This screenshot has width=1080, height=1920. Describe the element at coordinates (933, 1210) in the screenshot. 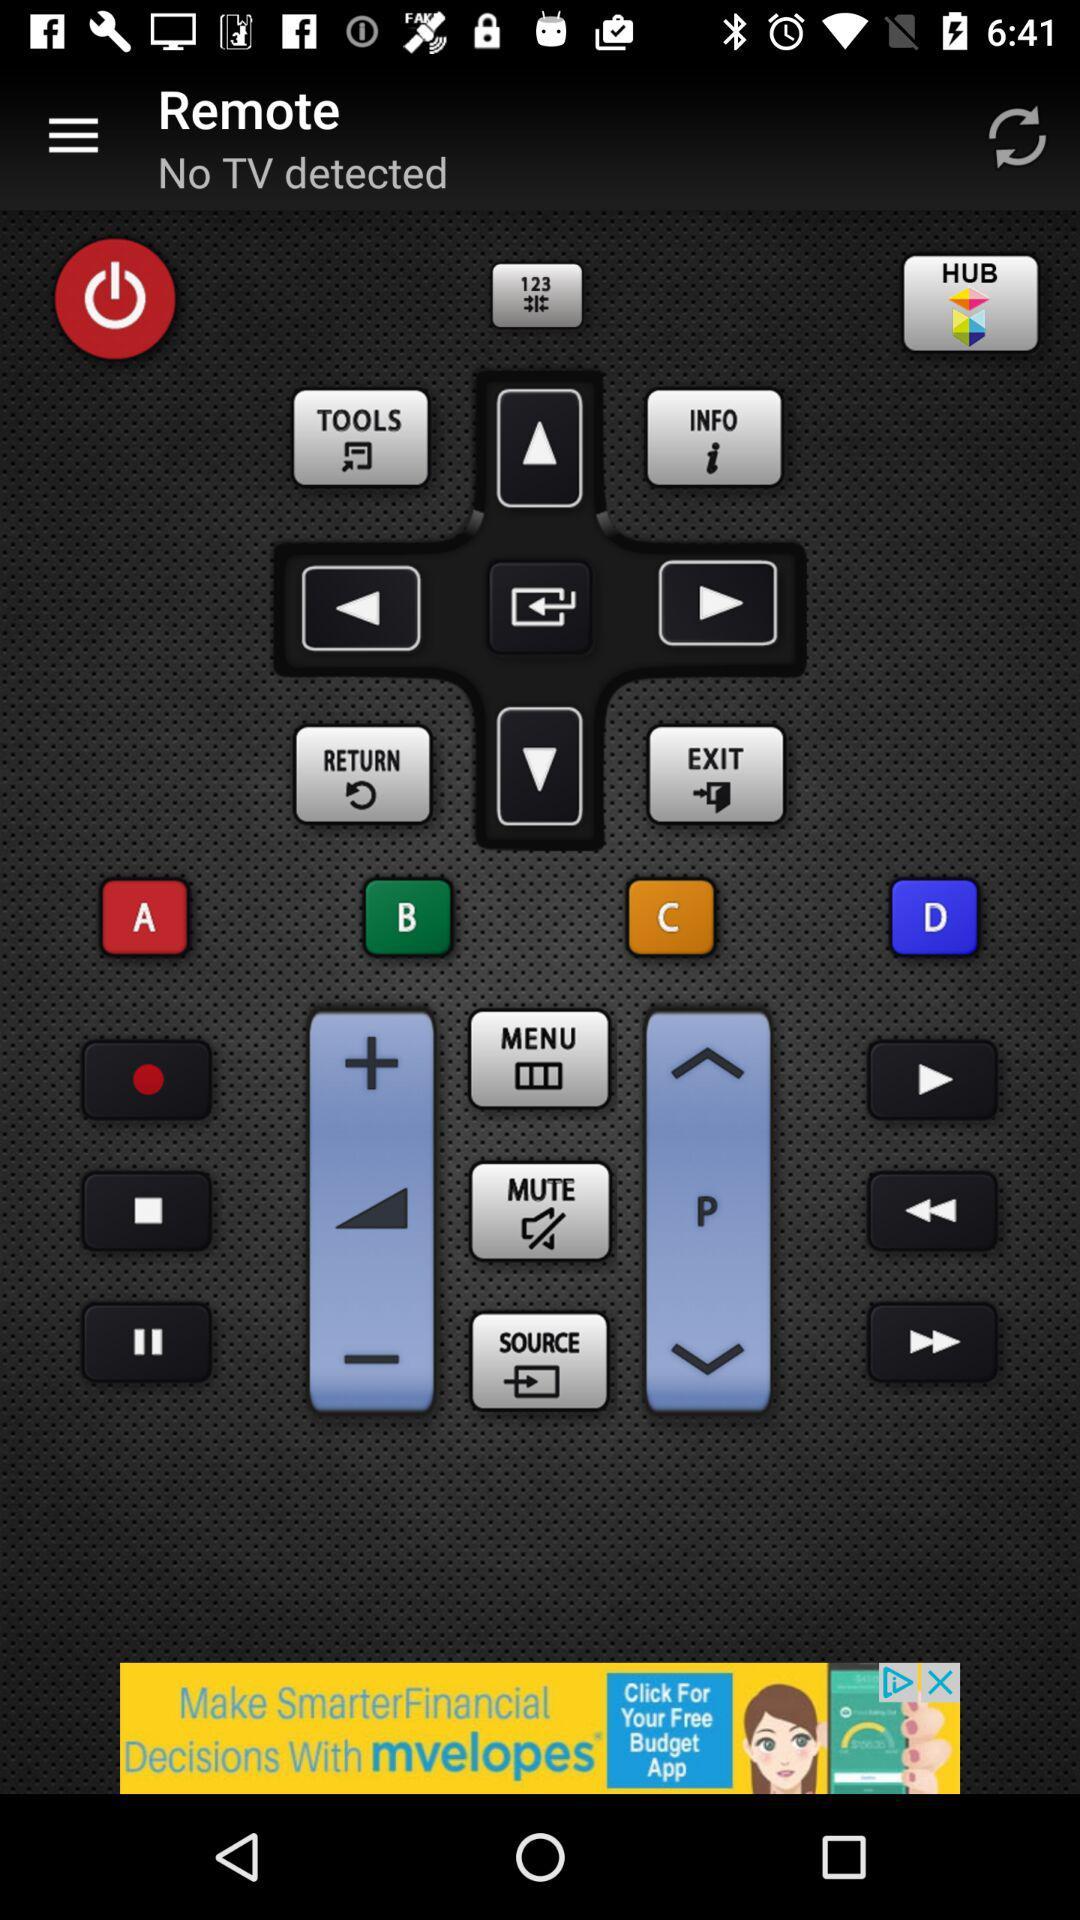

I see `the av_rewind icon` at that location.